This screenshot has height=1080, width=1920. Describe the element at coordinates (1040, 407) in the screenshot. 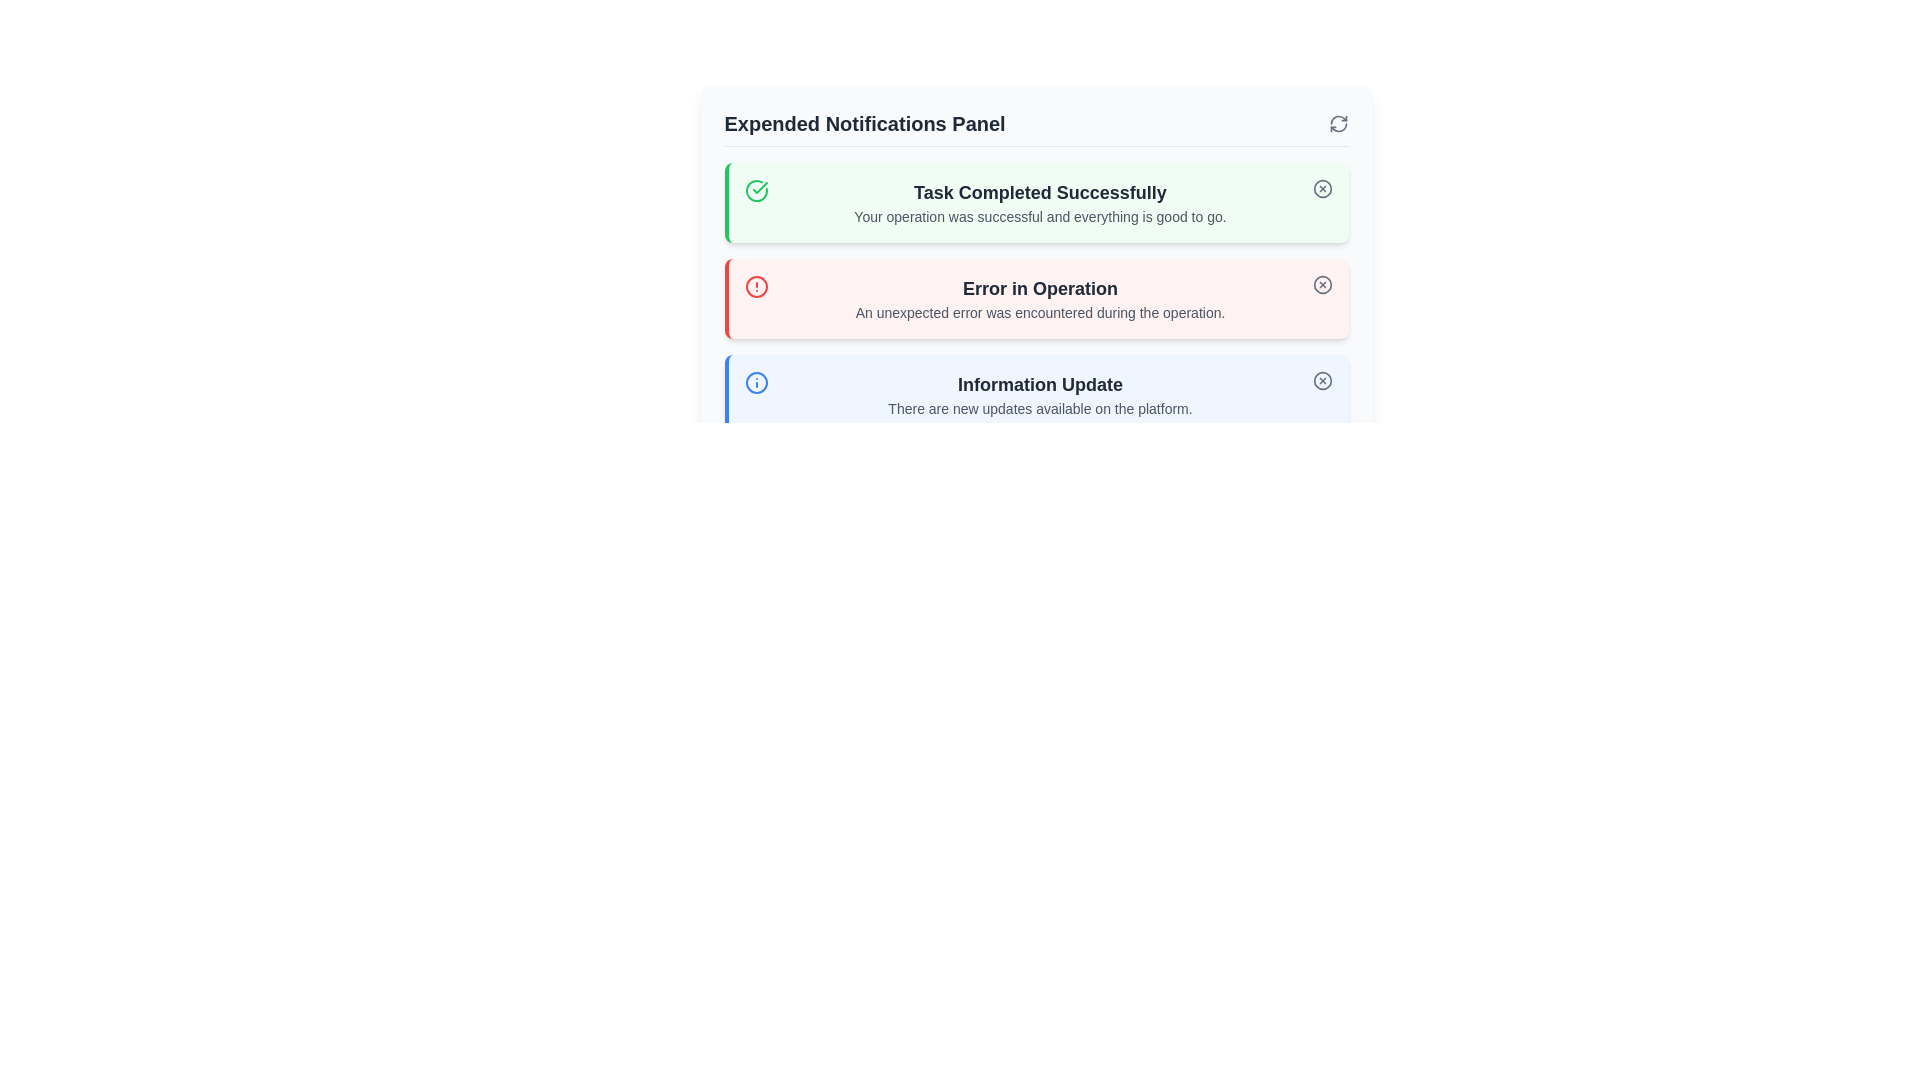

I see `informational text displayed under the 'Information Update' notification, which indicates the availability of updates on the platform` at that location.